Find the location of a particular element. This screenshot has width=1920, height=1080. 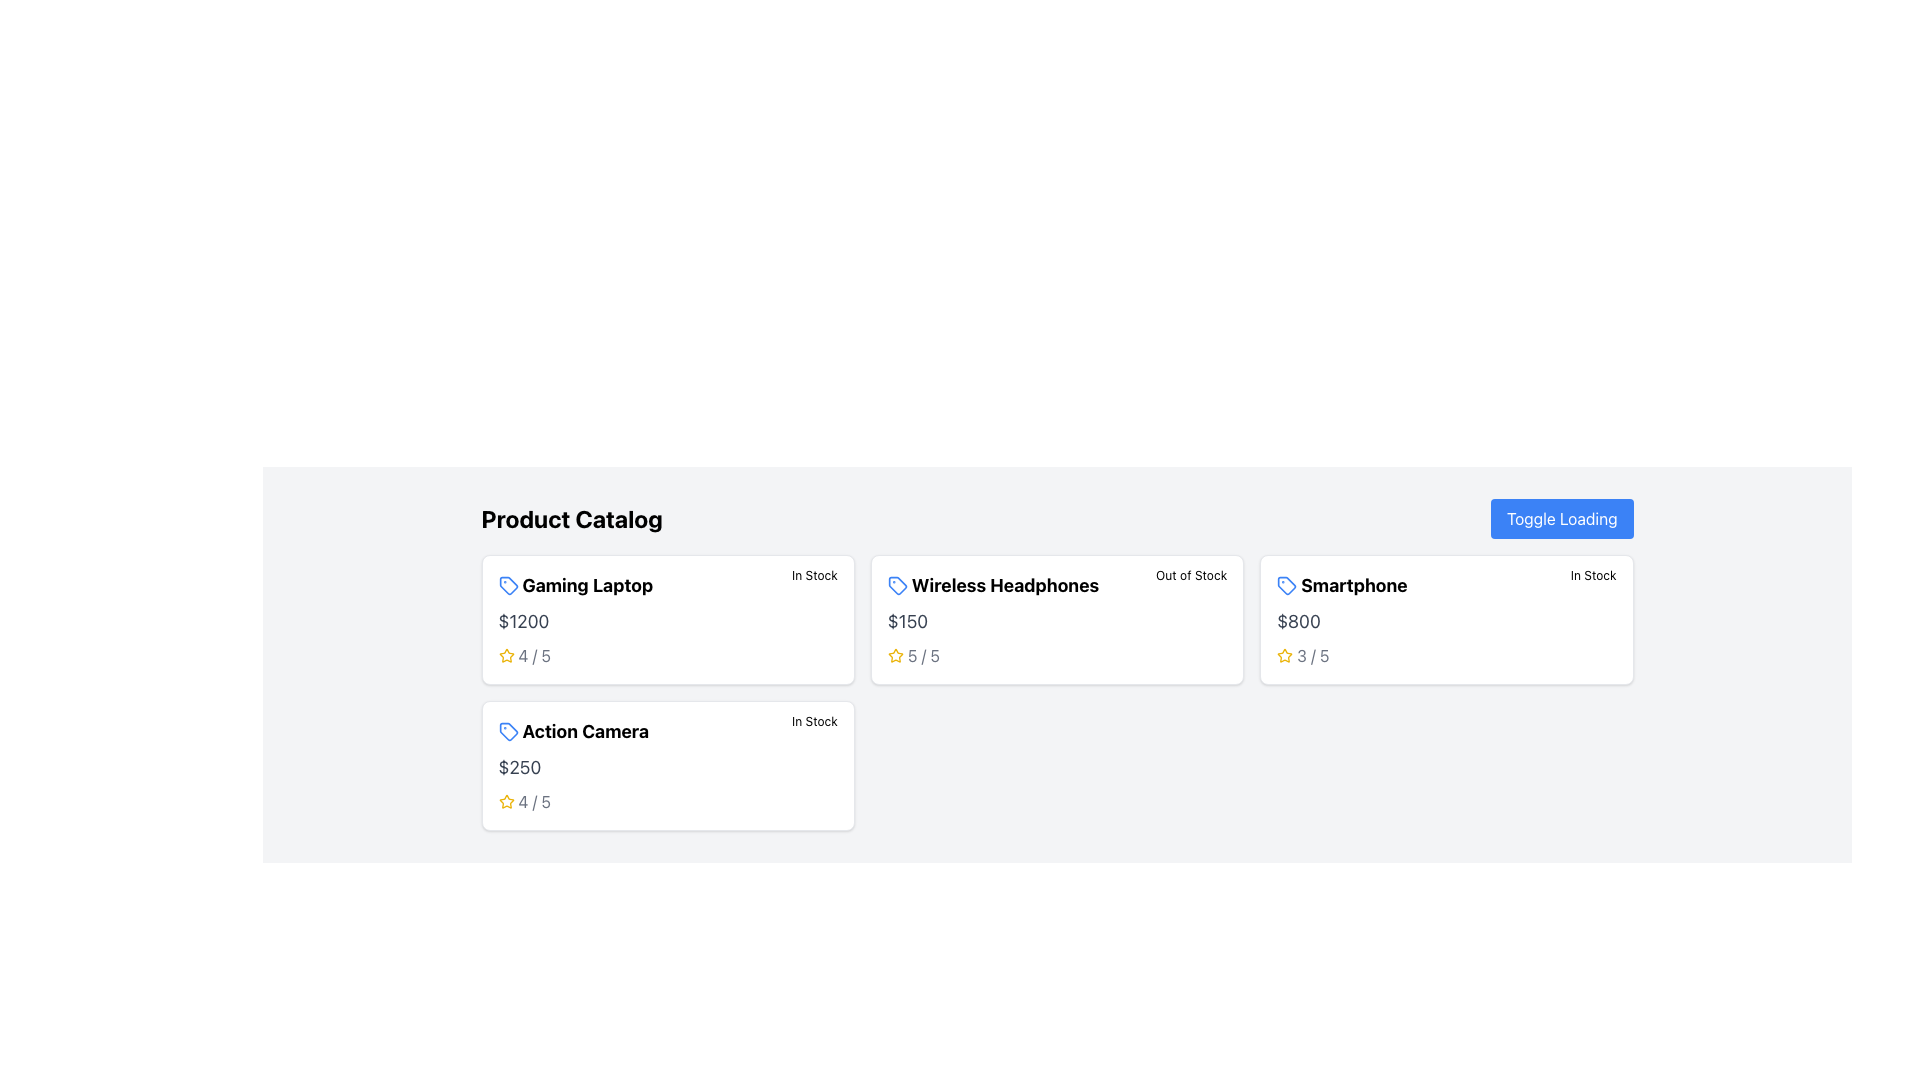

the Rating display showing '3 / 5' with a star icon, located at the bottom-right section of the Smartphone product card is located at coordinates (1303, 655).